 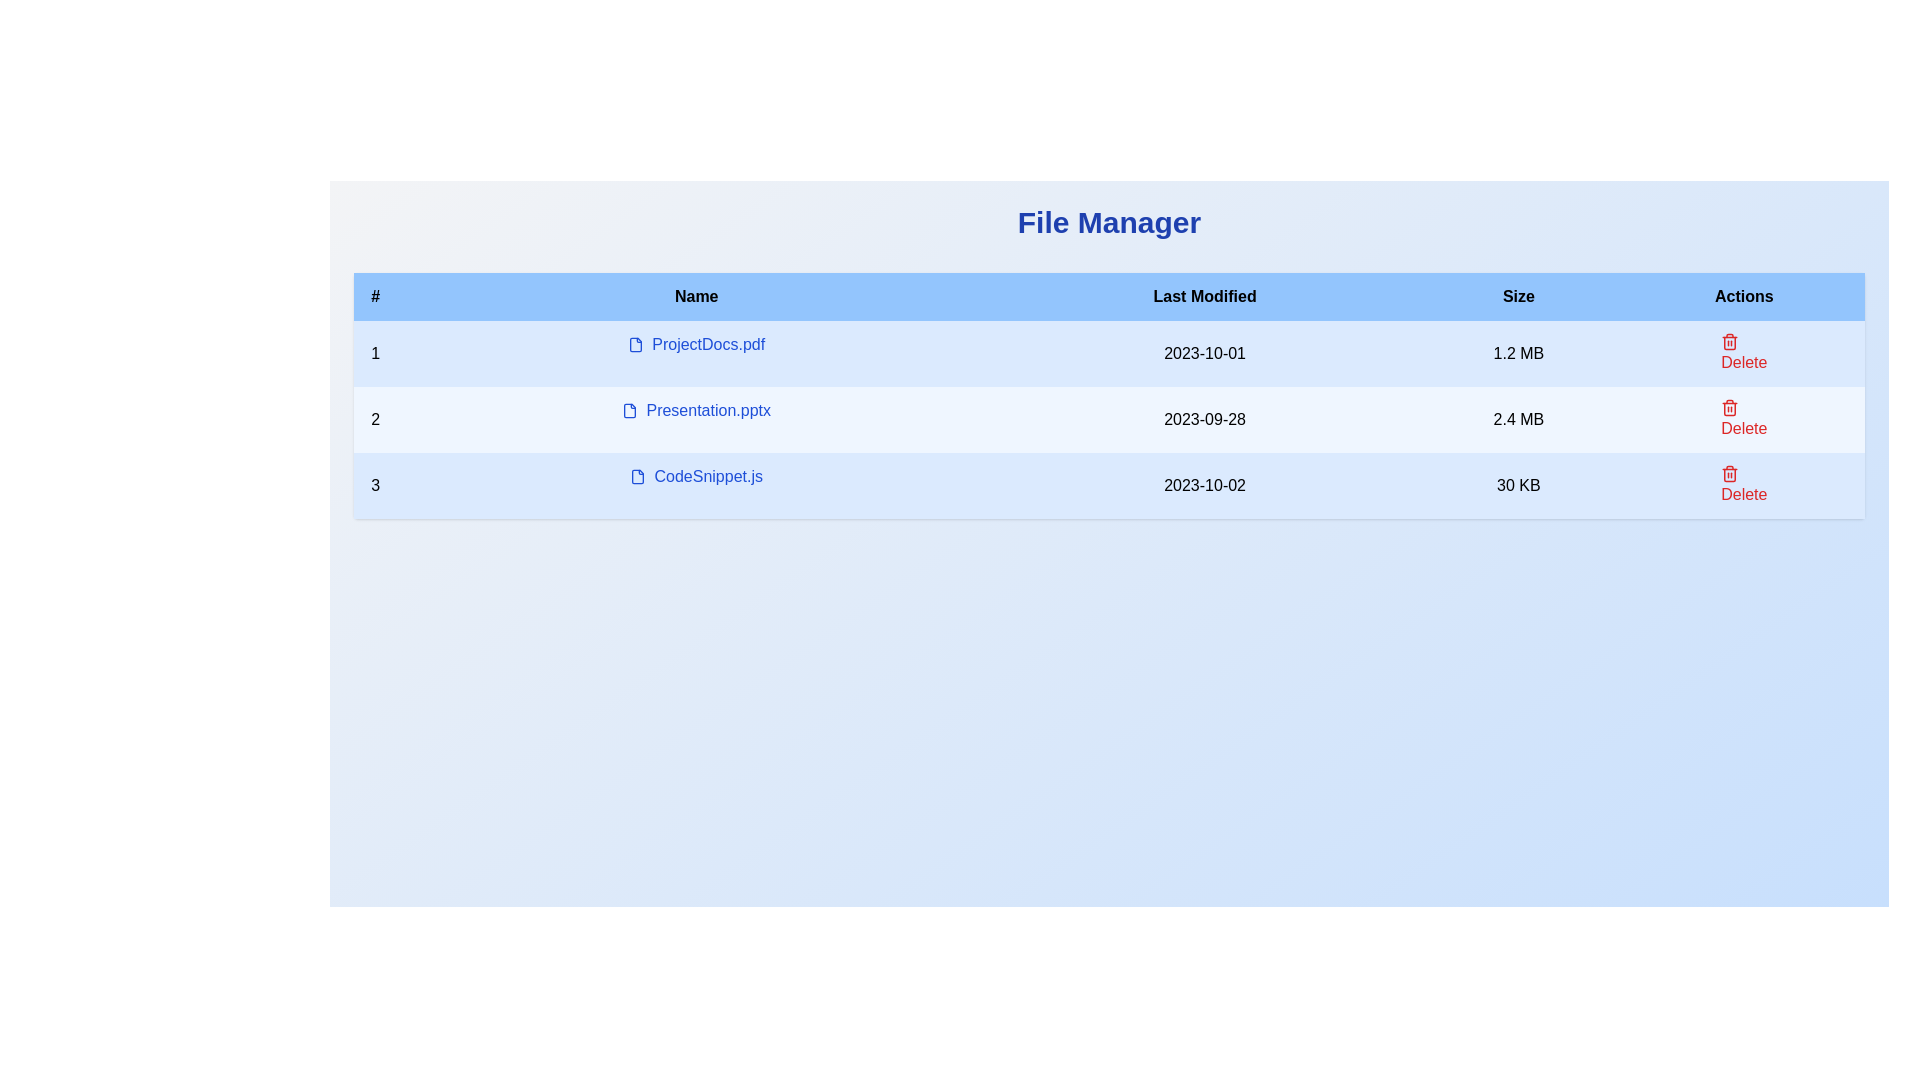 What do you see at coordinates (375, 486) in the screenshot?
I see `index number displayed in the leftmost cell of the third row in the table, which indicates the position of the associated file 'CodeSnippet.js'` at bounding box center [375, 486].